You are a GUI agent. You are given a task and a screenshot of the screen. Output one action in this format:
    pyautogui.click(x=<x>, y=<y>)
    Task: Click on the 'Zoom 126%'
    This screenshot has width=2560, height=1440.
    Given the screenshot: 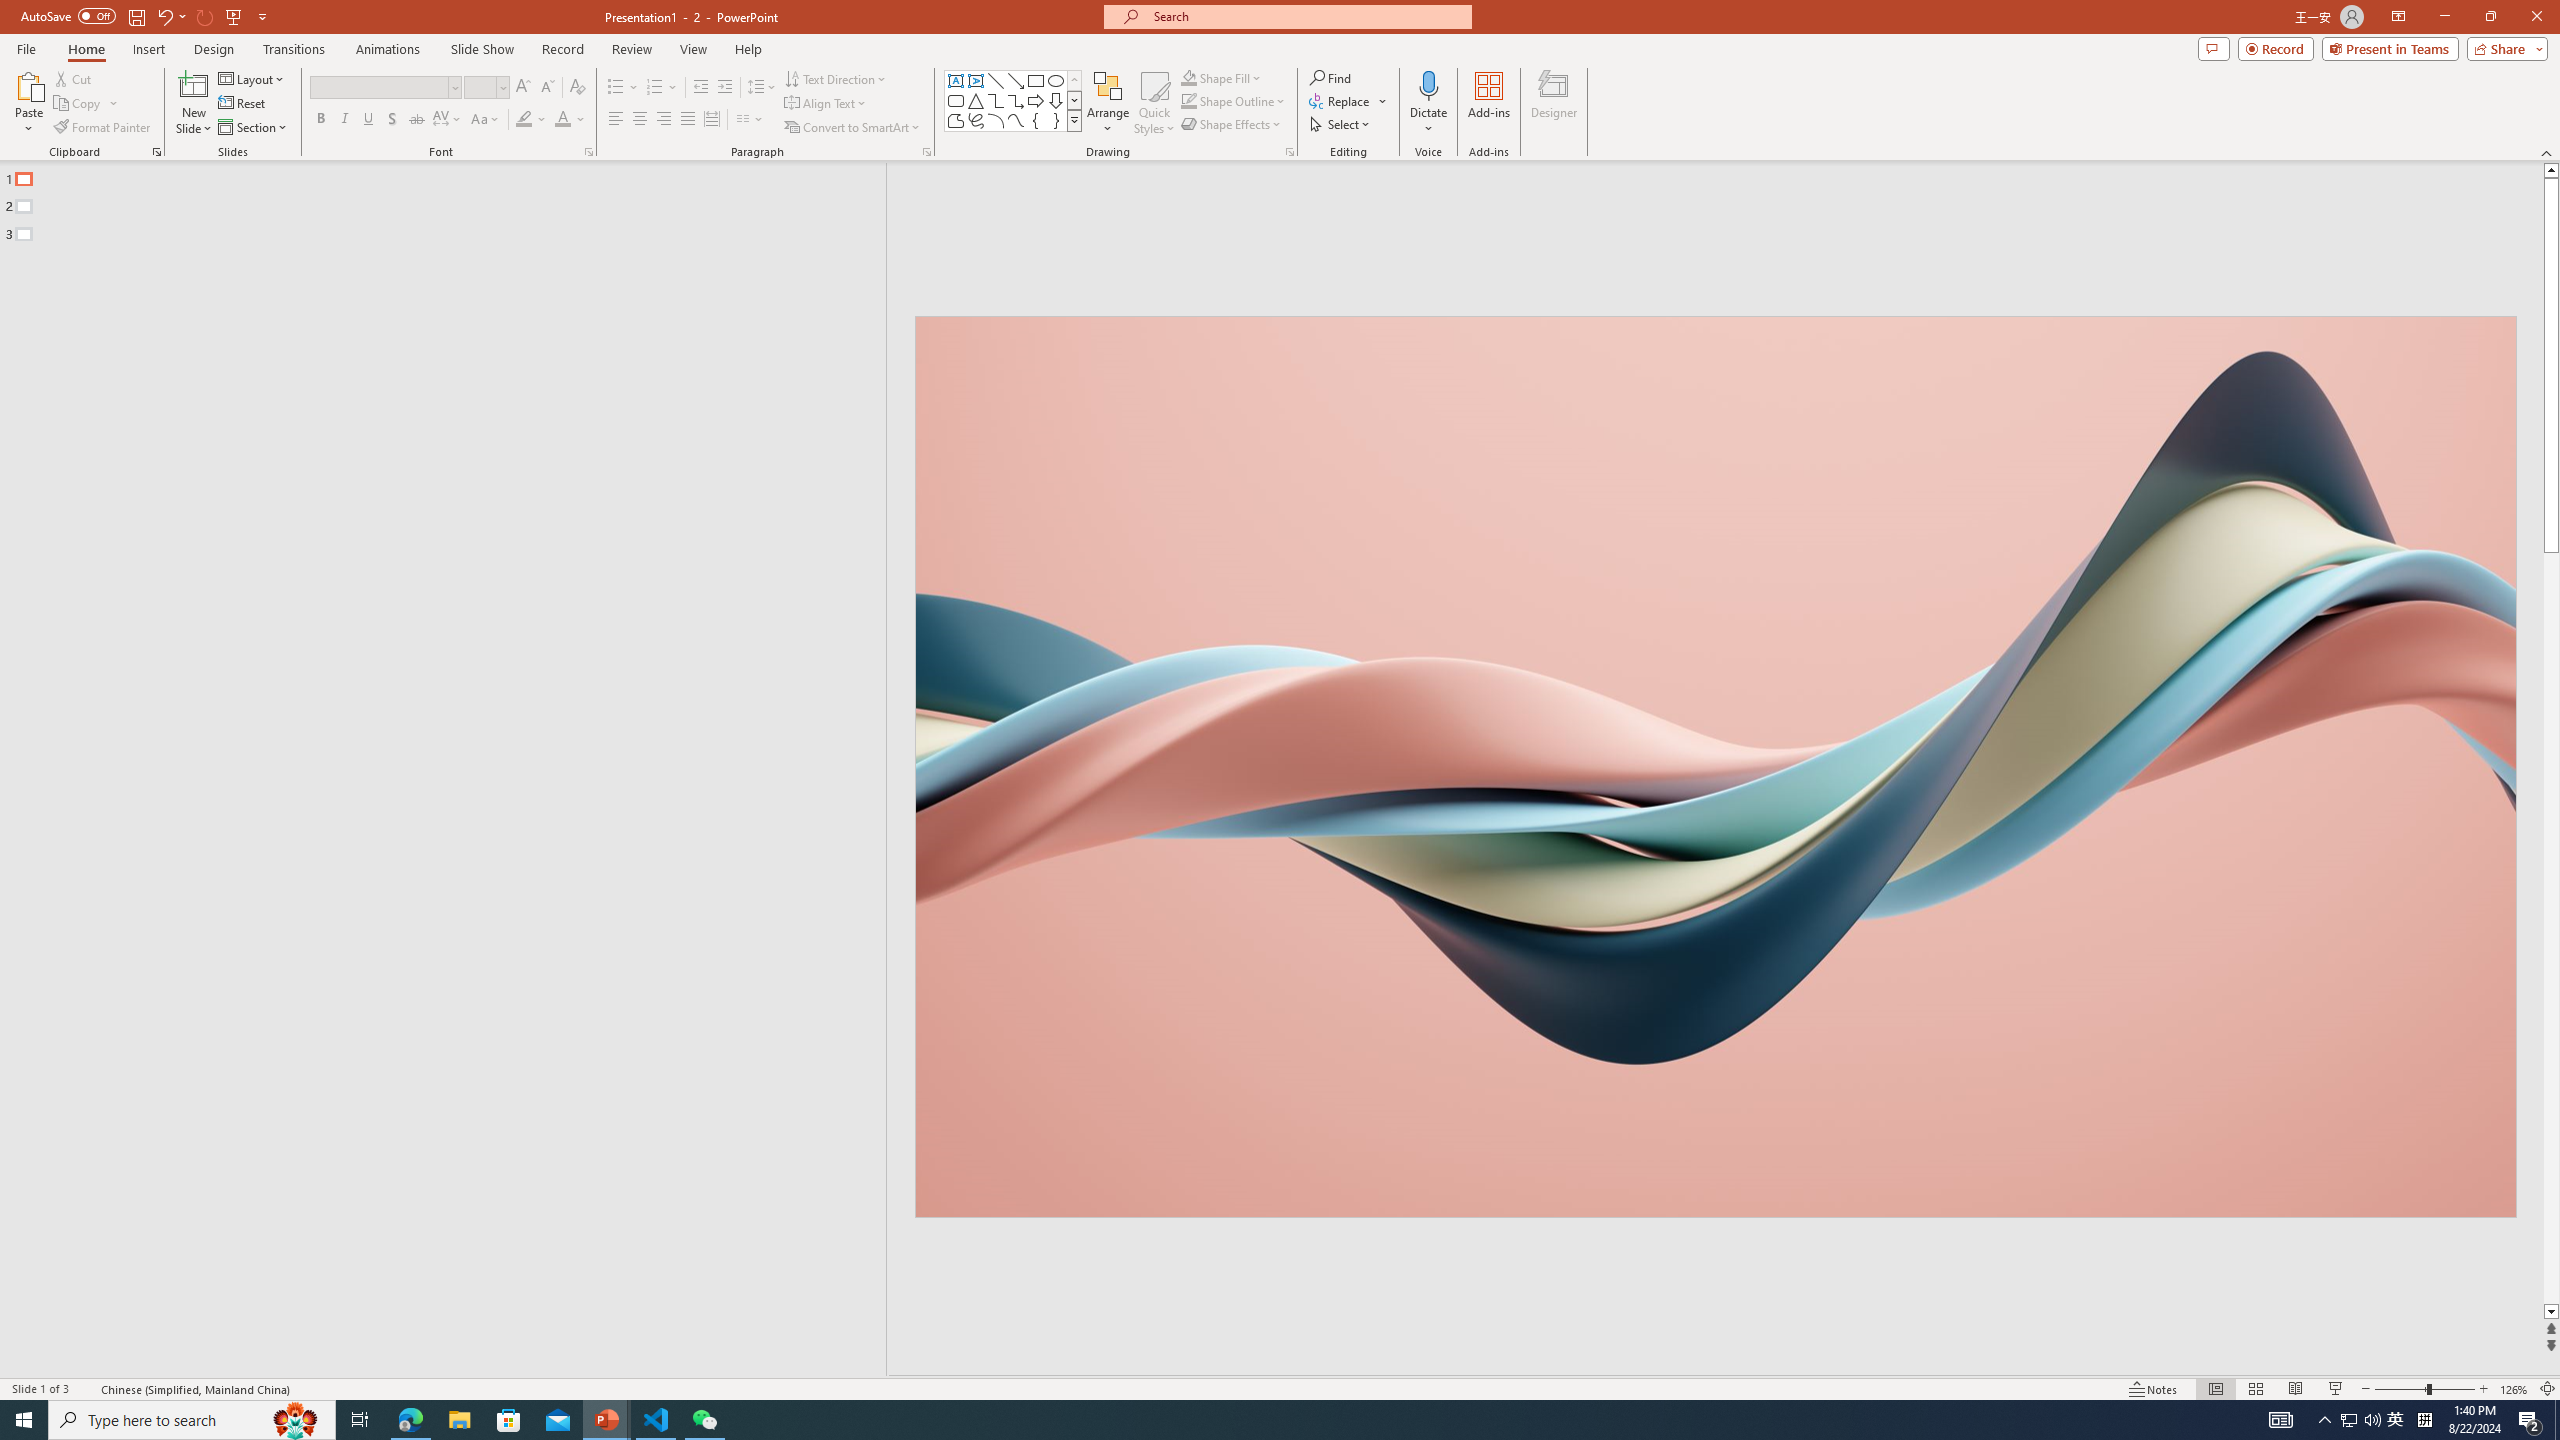 What is the action you would take?
    pyautogui.click(x=2515, y=1389)
    